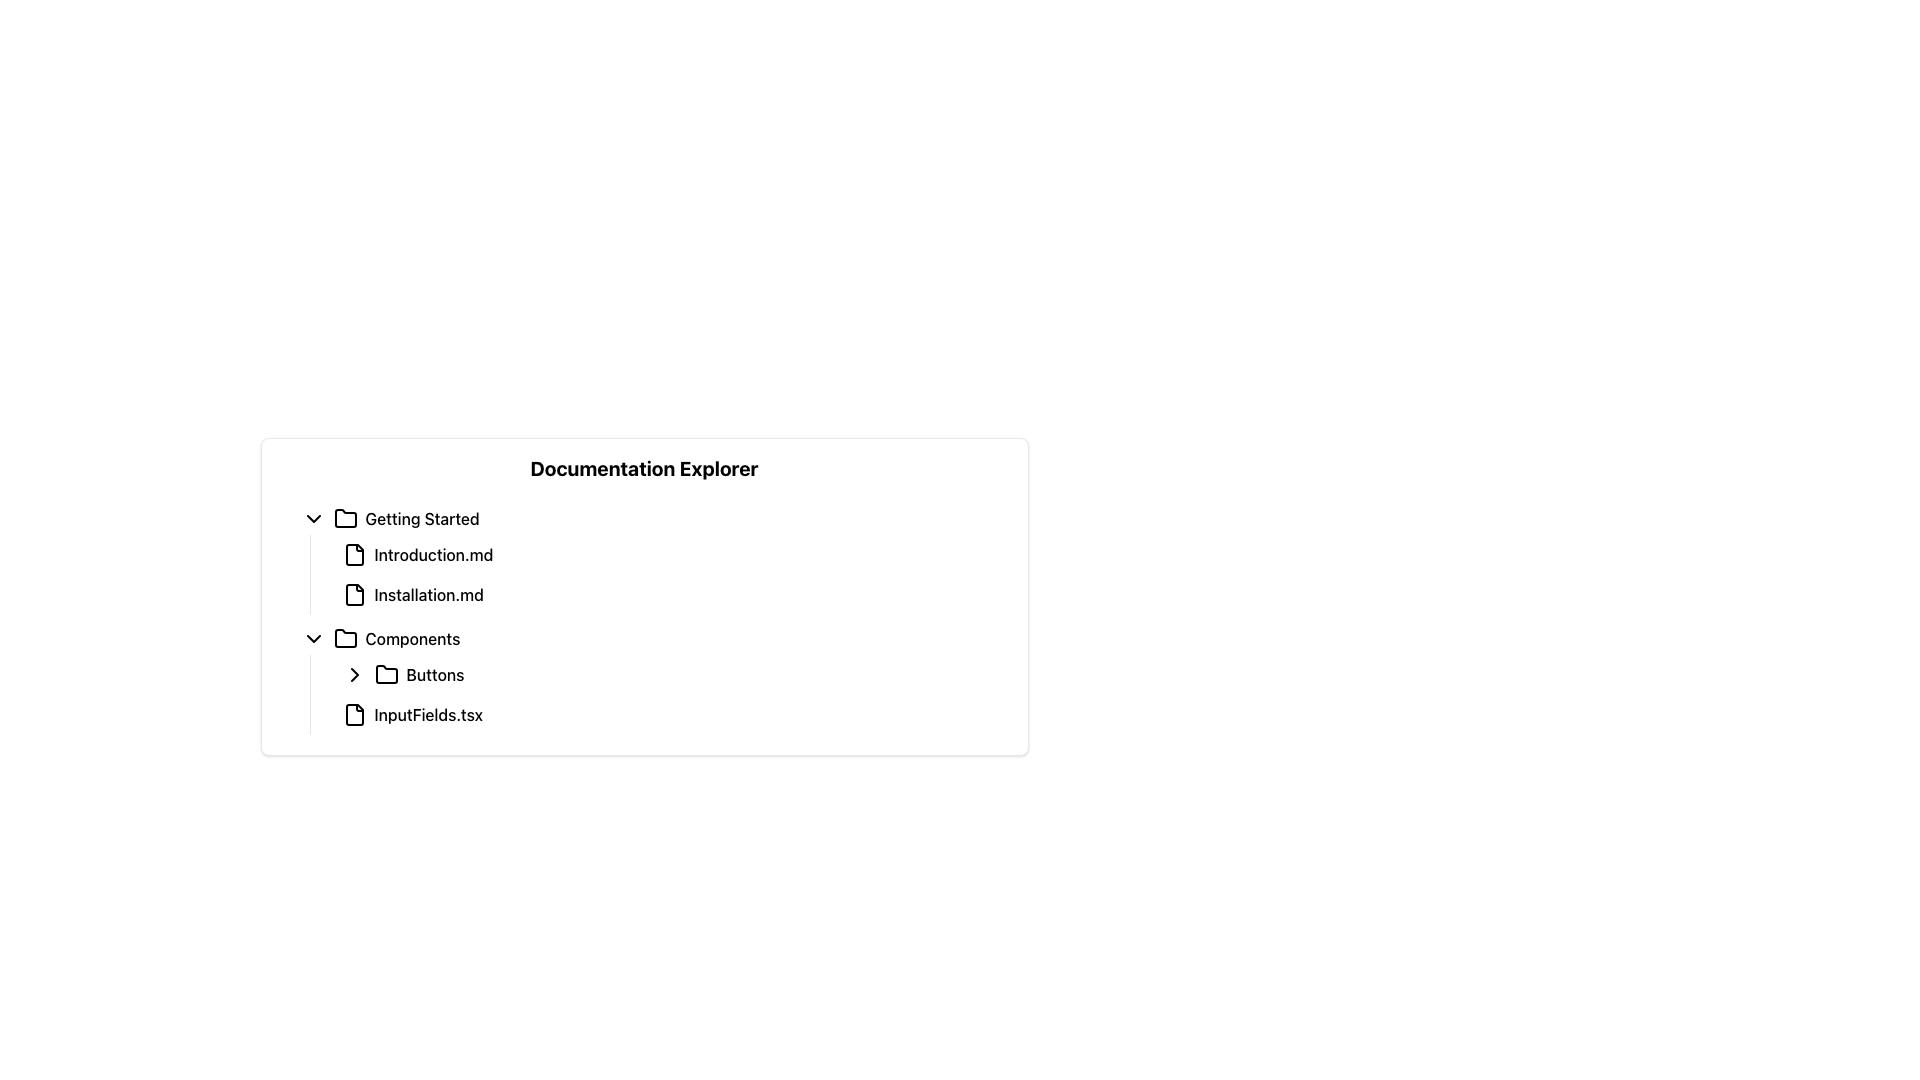 This screenshot has width=1920, height=1080. I want to click on the icon that visually indicates a file or document, located in the 'Getting Started' section, preceding the text label 'Introduction.md', so click(354, 555).